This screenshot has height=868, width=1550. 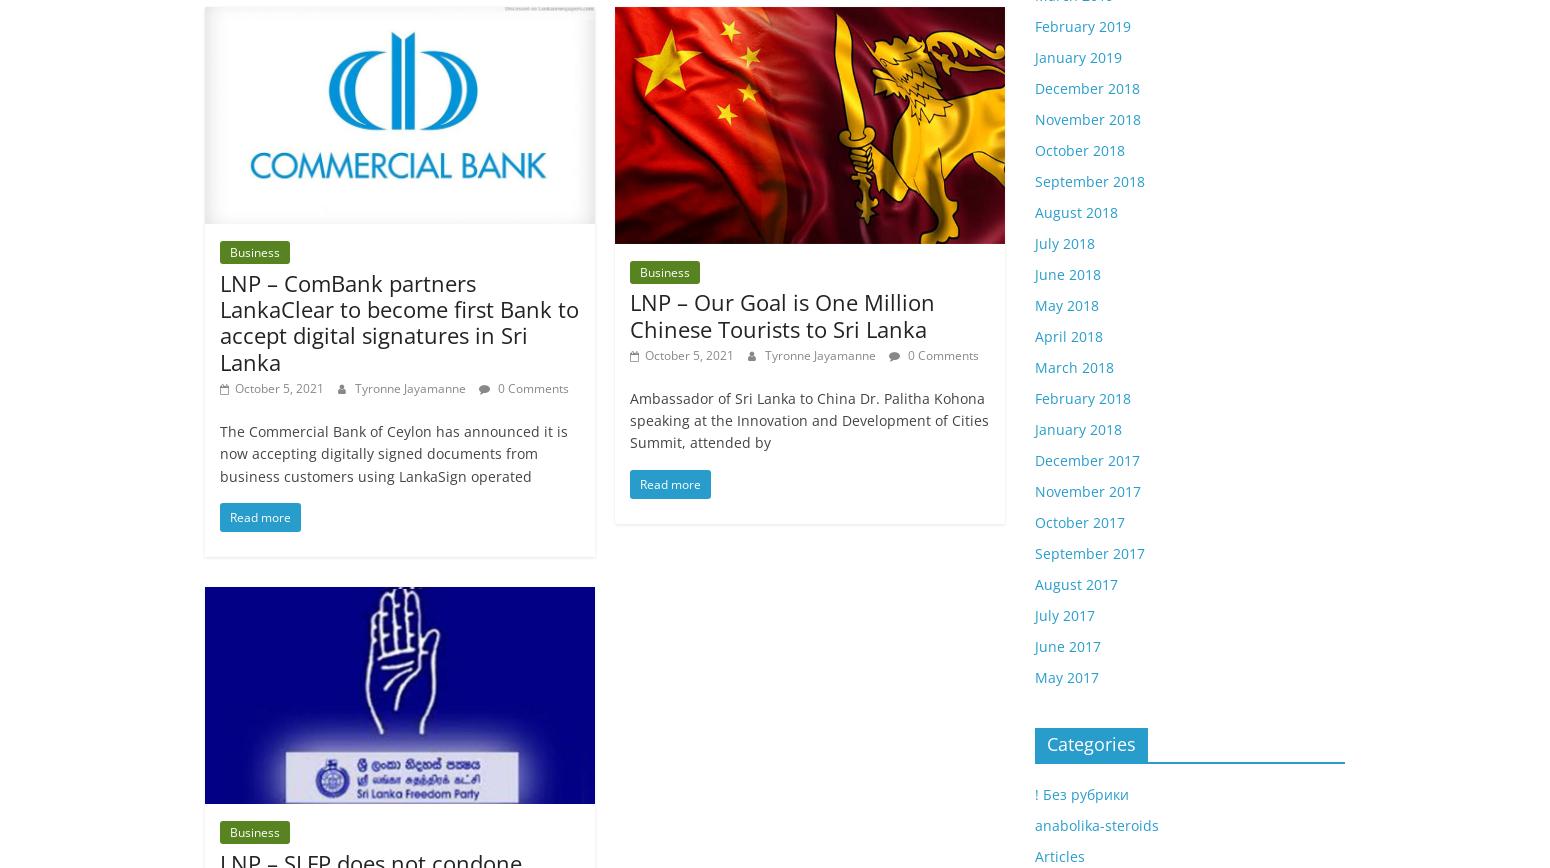 I want to click on 'November 2017', so click(x=1086, y=491).